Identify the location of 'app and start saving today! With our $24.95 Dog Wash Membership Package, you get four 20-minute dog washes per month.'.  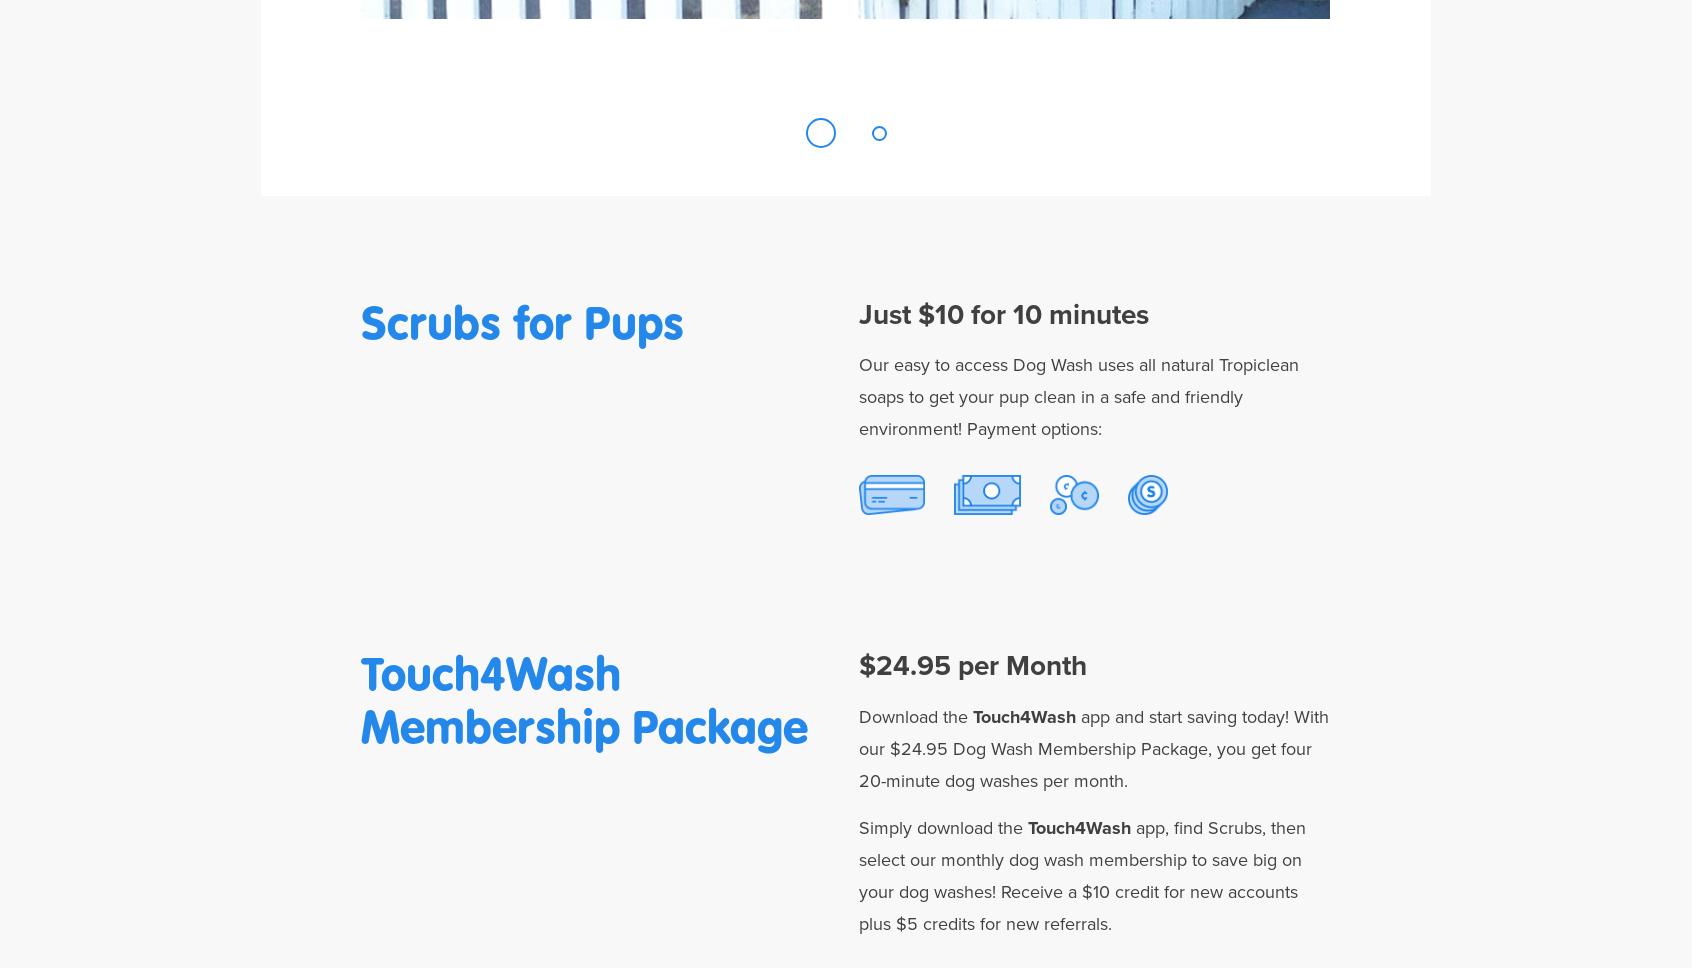
(1094, 747).